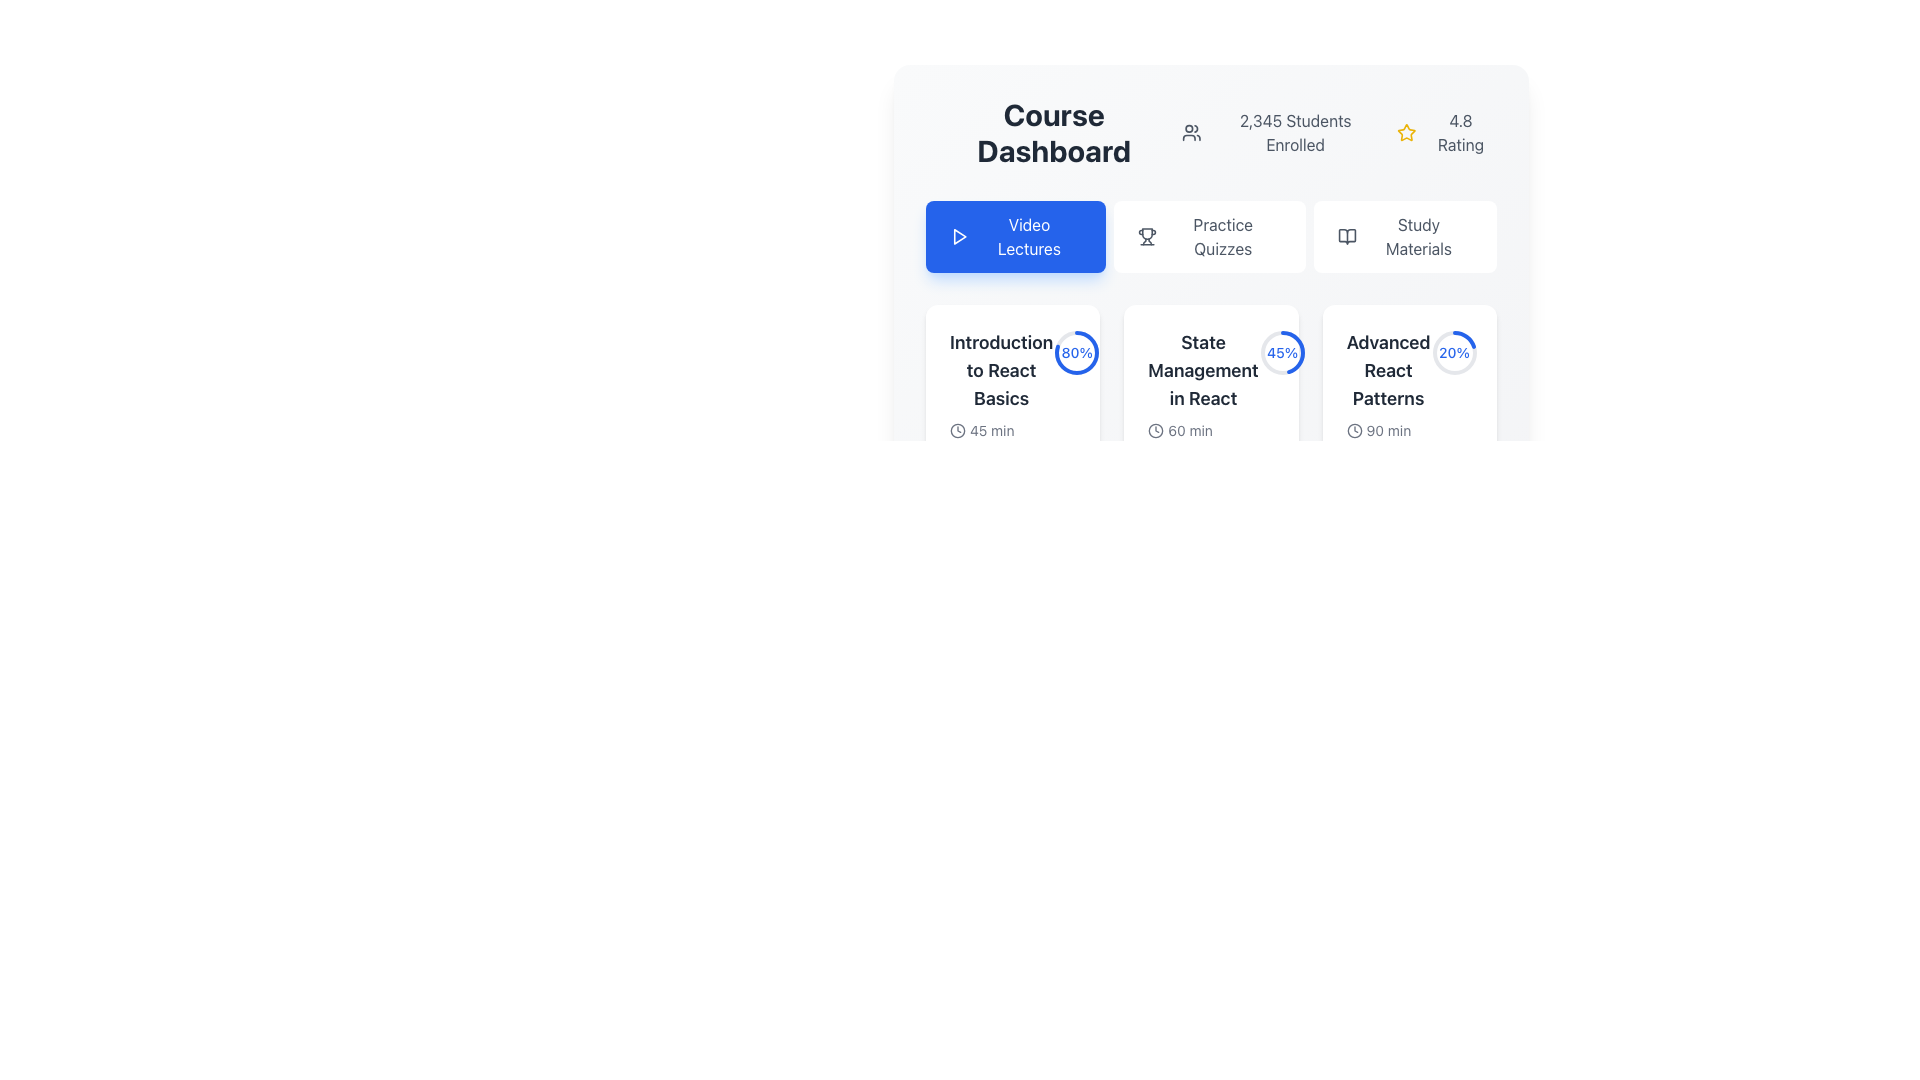  Describe the element at coordinates (1202, 430) in the screenshot. I see `the informational label indicating the duration of the course content within the second card labeled 'State Management in React' in the middle column of the dashboard` at that location.